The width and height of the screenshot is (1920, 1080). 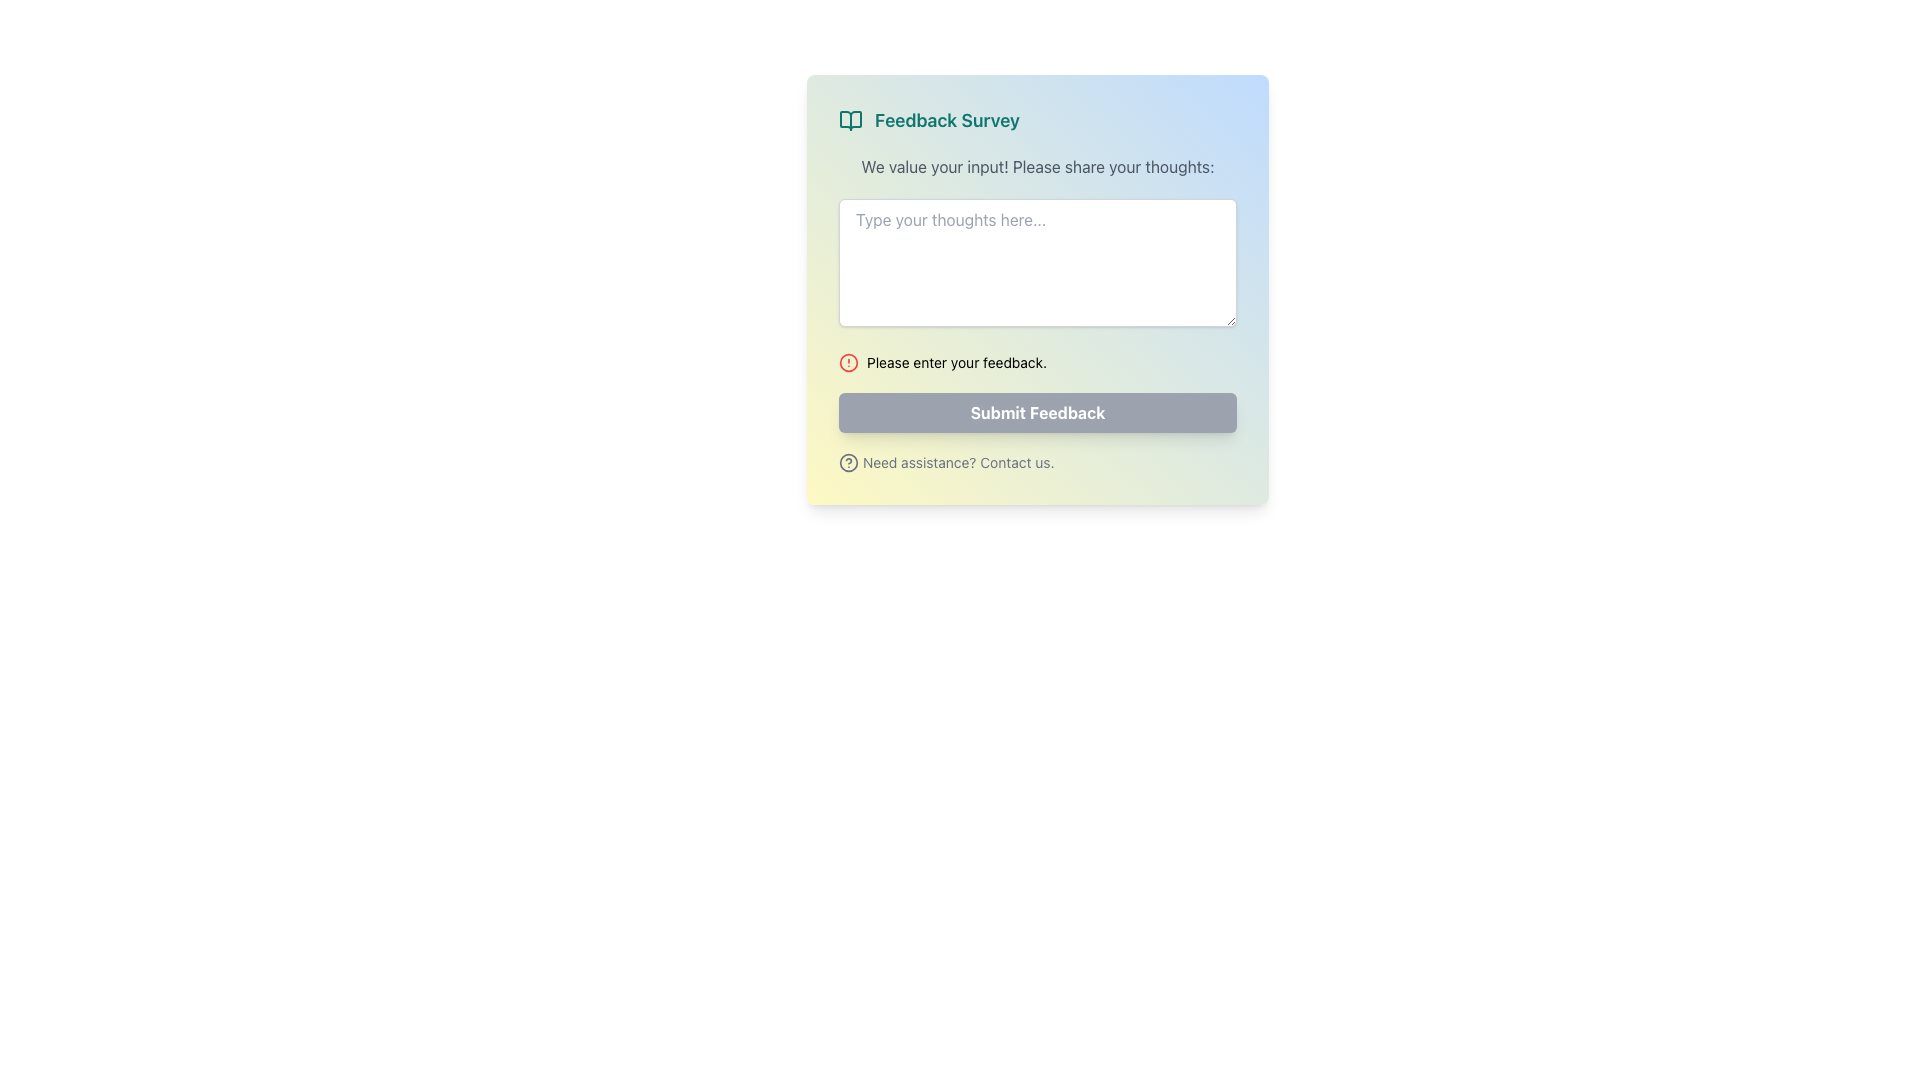 What do you see at coordinates (957, 462) in the screenshot?
I see `the text 'Need assistance? Contact us.' located at the bottom of the visible form panel` at bounding box center [957, 462].